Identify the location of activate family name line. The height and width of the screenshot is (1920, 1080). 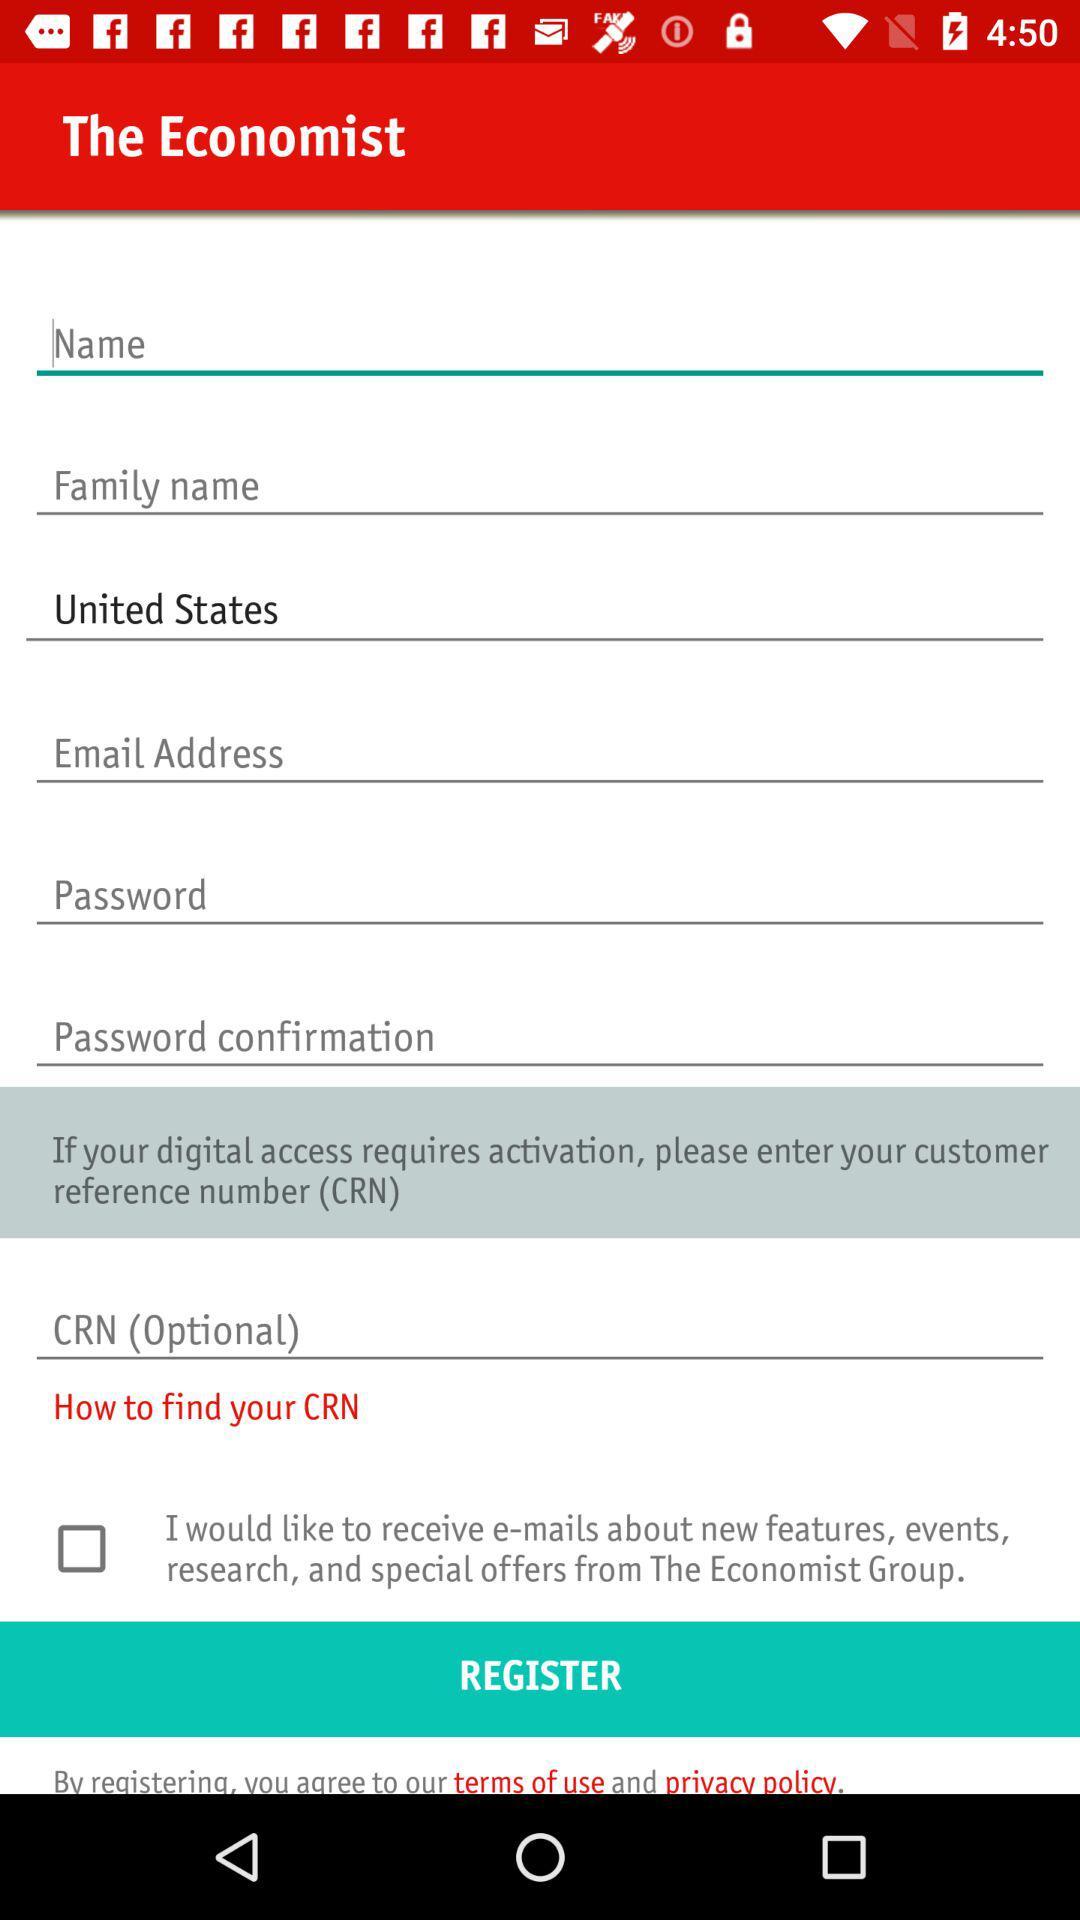
(540, 463).